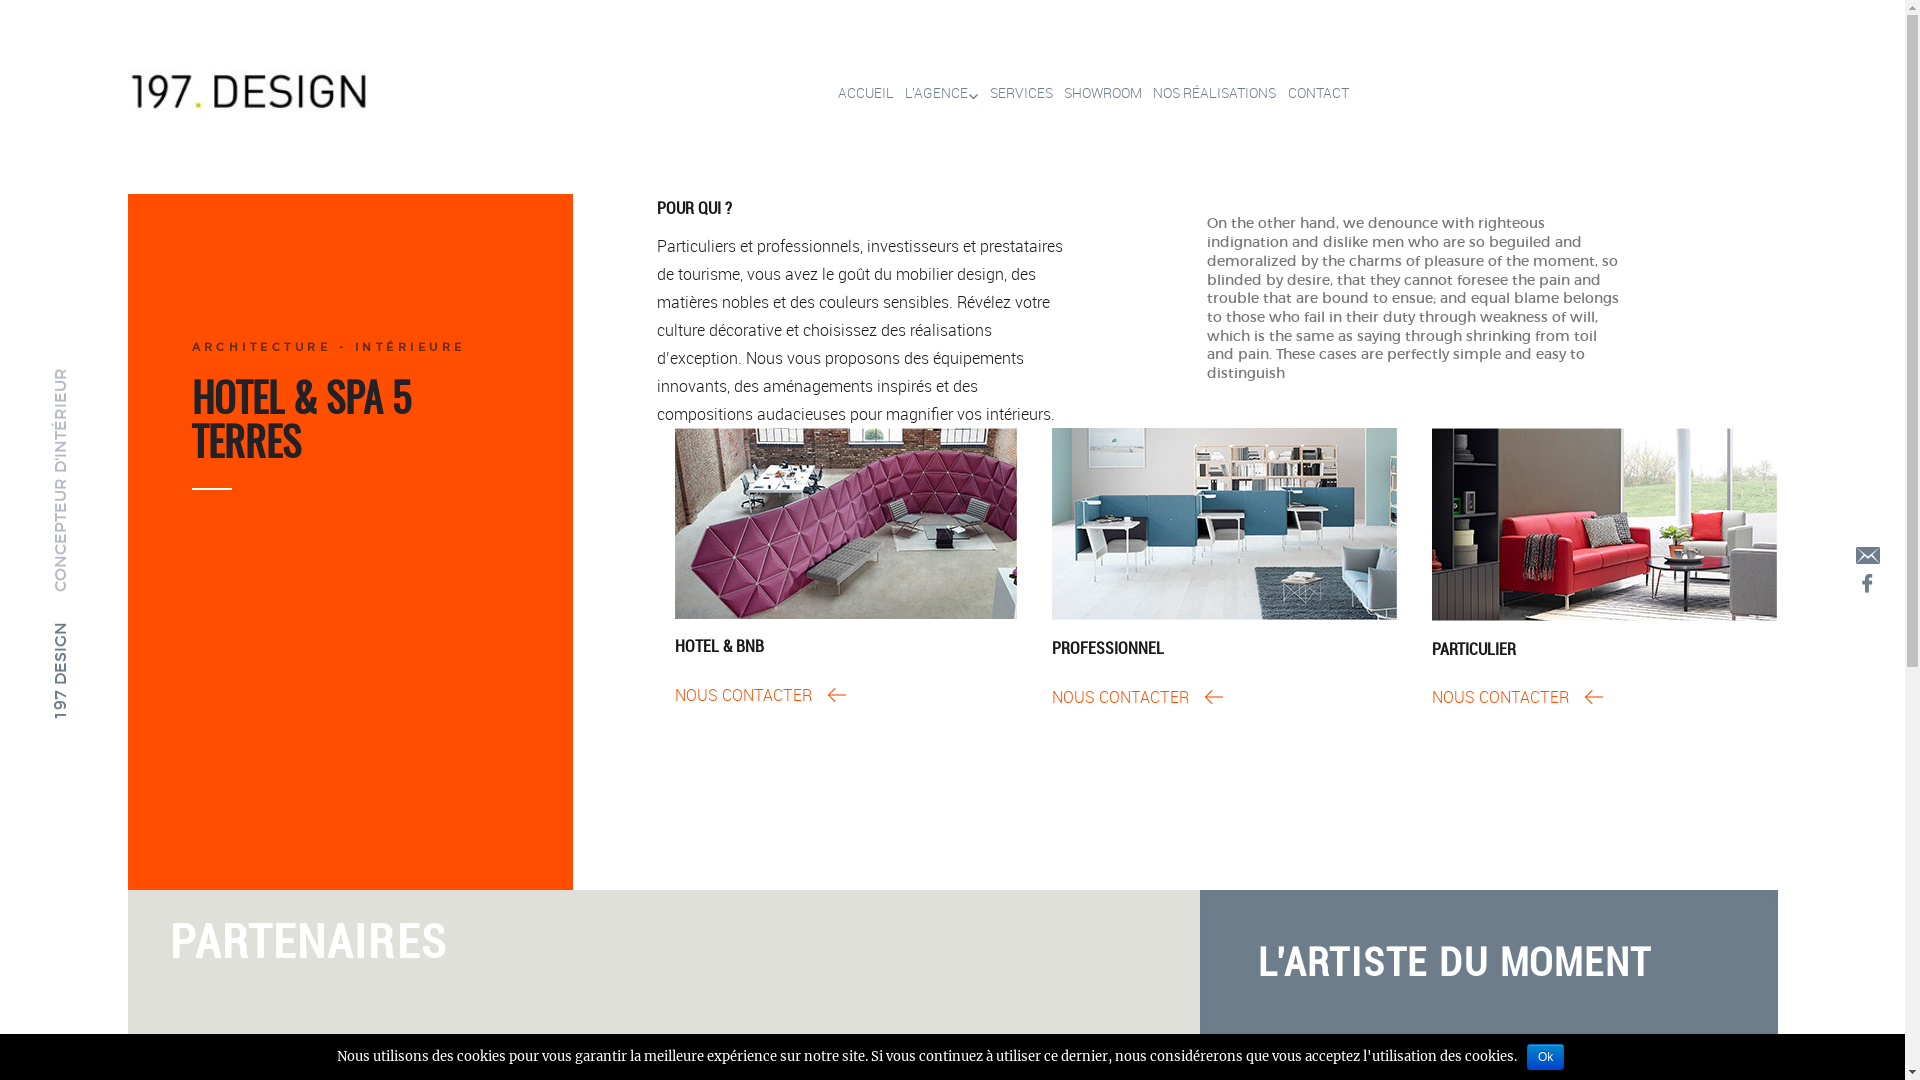 Image resolution: width=1920 pixels, height=1080 pixels. What do you see at coordinates (1137, 696) in the screenshot?
I see `'NOUS CONTACTER'` at bounding box center [1137, 696].